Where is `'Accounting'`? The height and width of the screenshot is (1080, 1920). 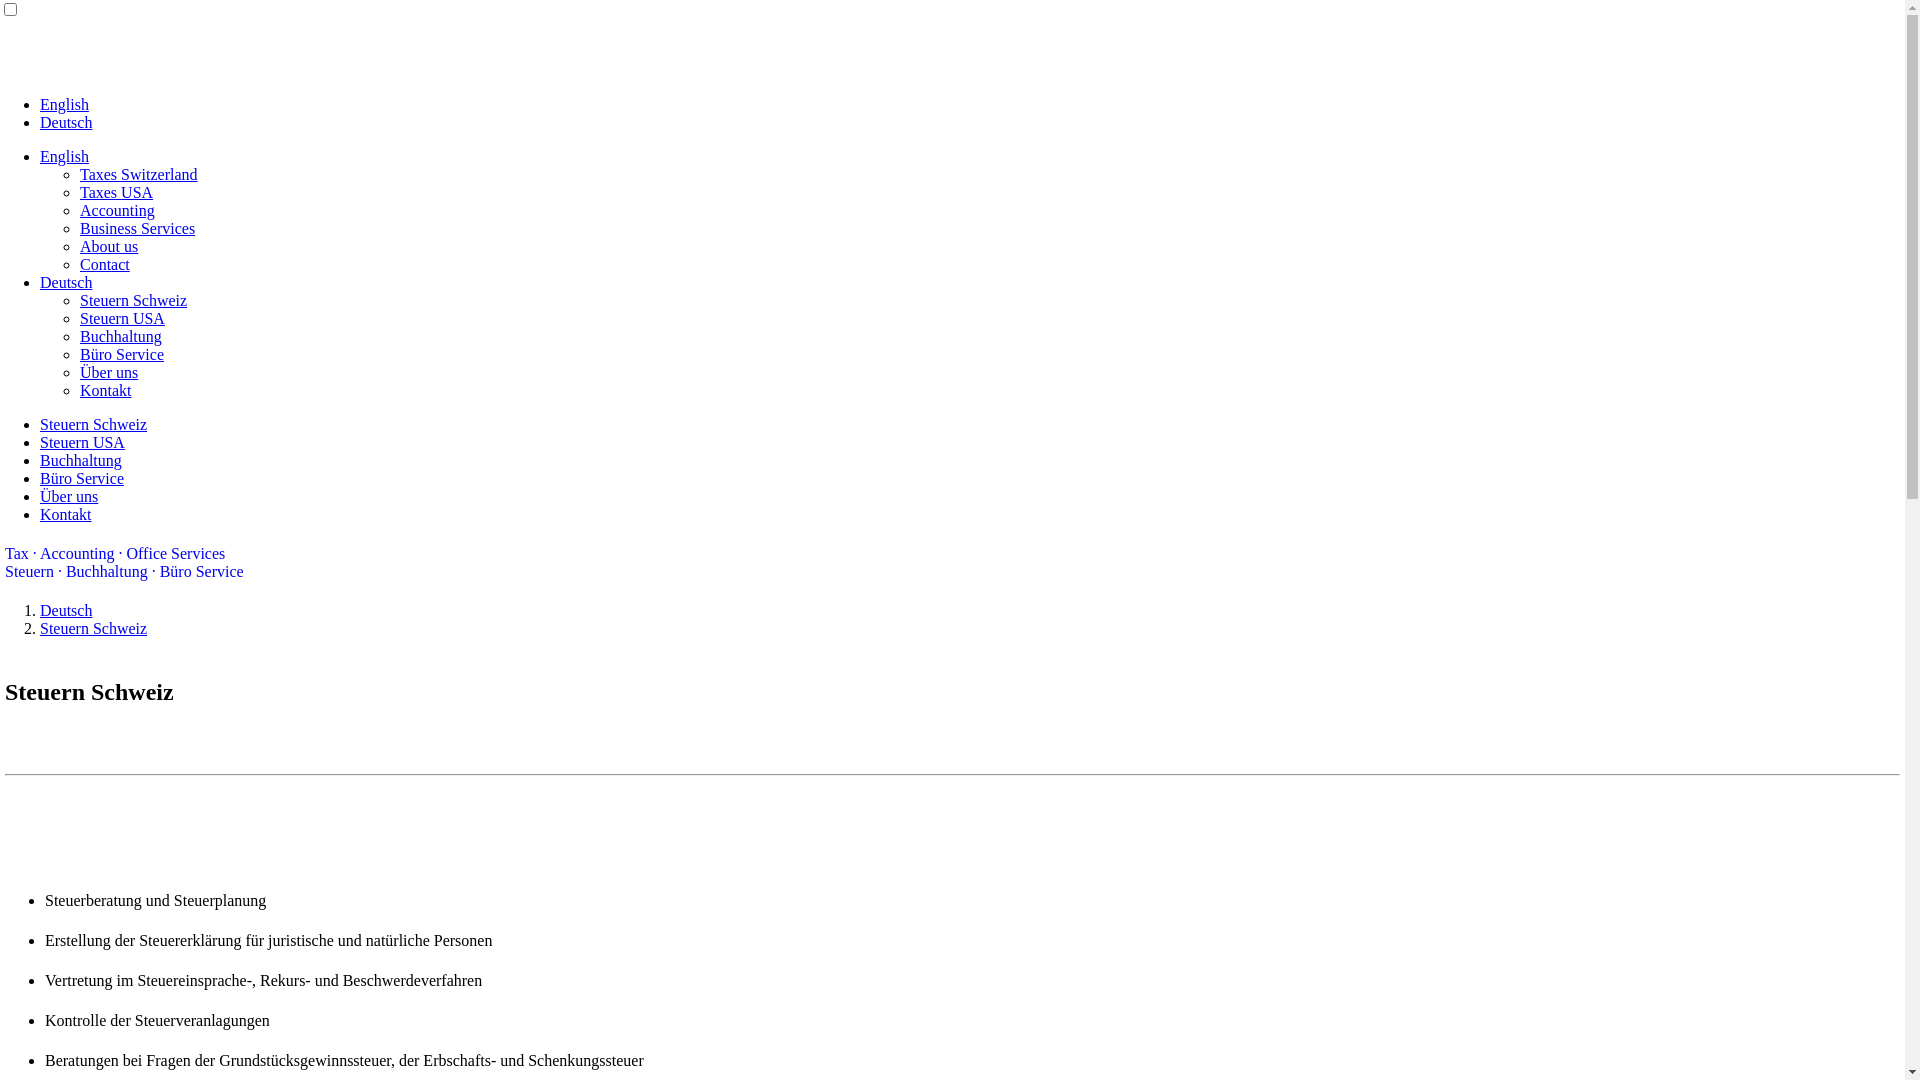 'Accounting' is located at coordinates (116, 210).